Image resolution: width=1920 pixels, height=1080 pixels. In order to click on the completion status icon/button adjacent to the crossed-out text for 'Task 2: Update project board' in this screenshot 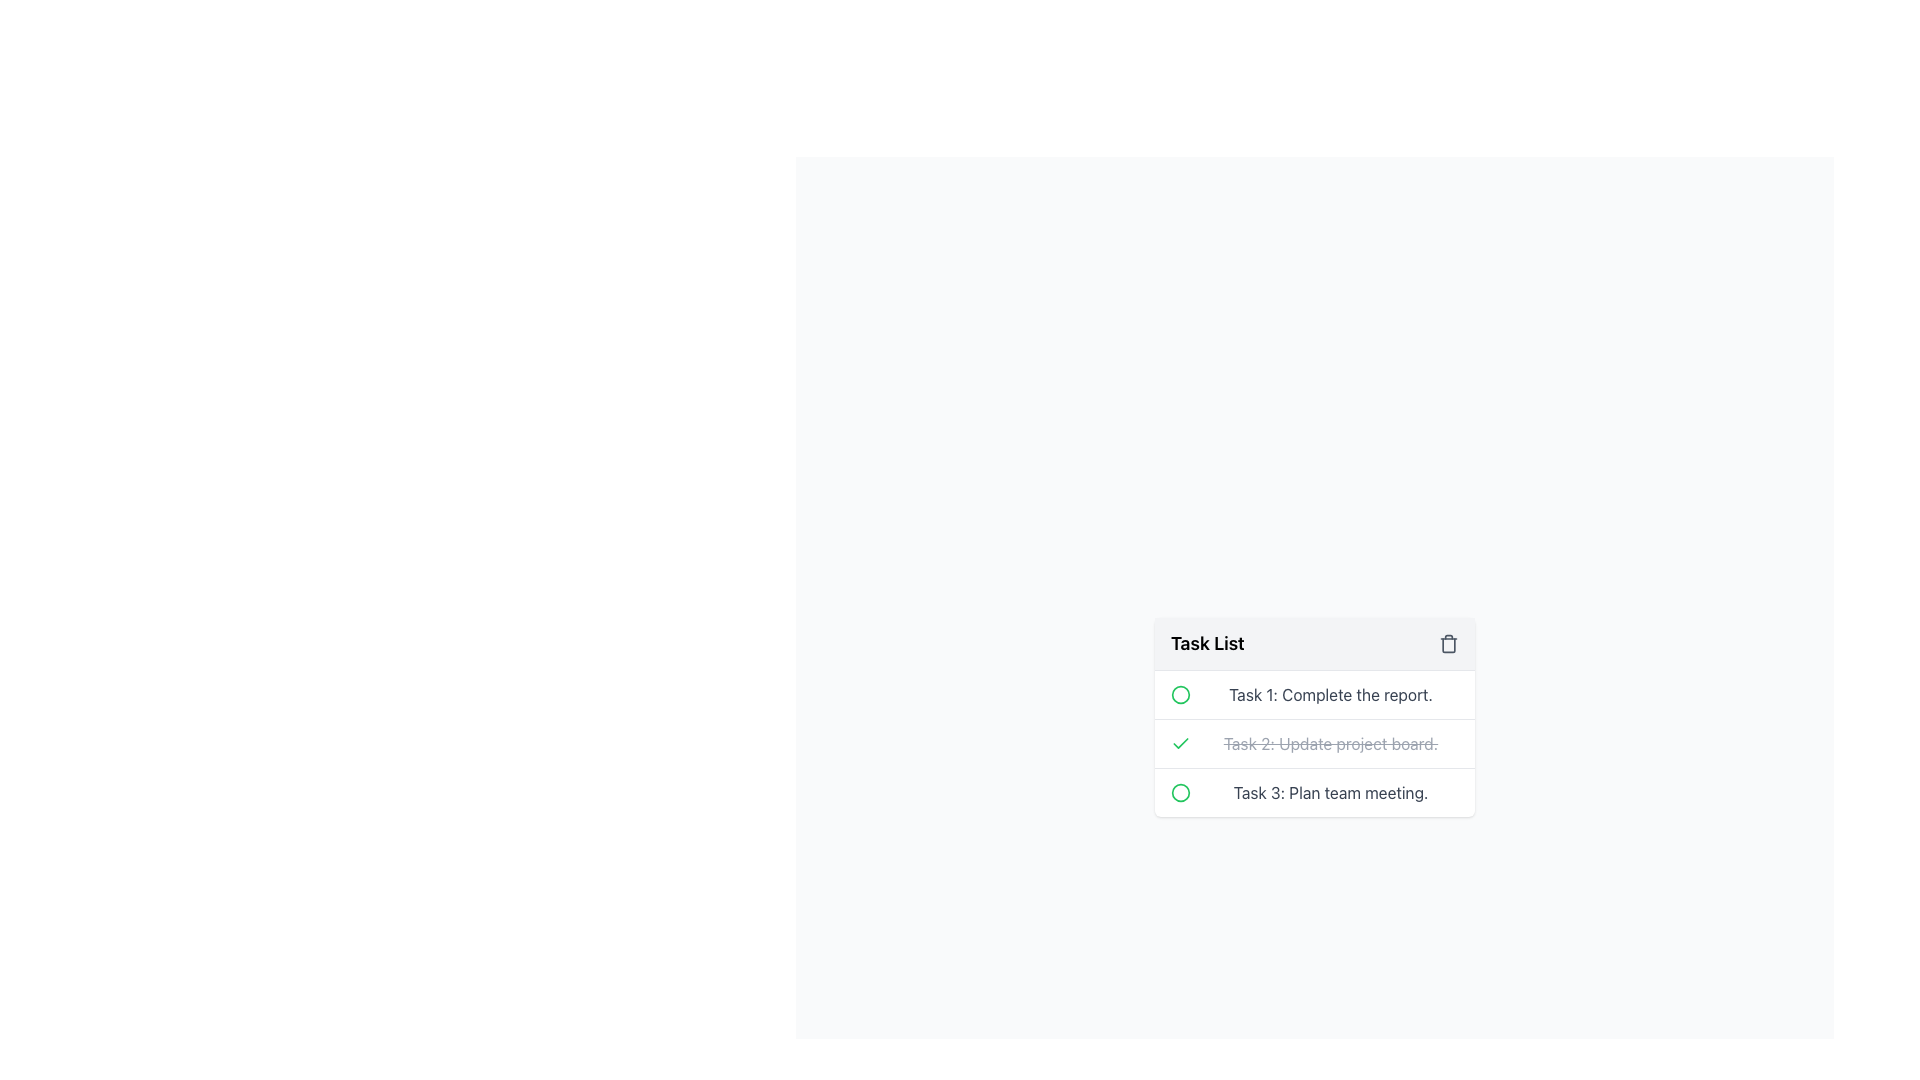, I will do `click(1180, 743)`.